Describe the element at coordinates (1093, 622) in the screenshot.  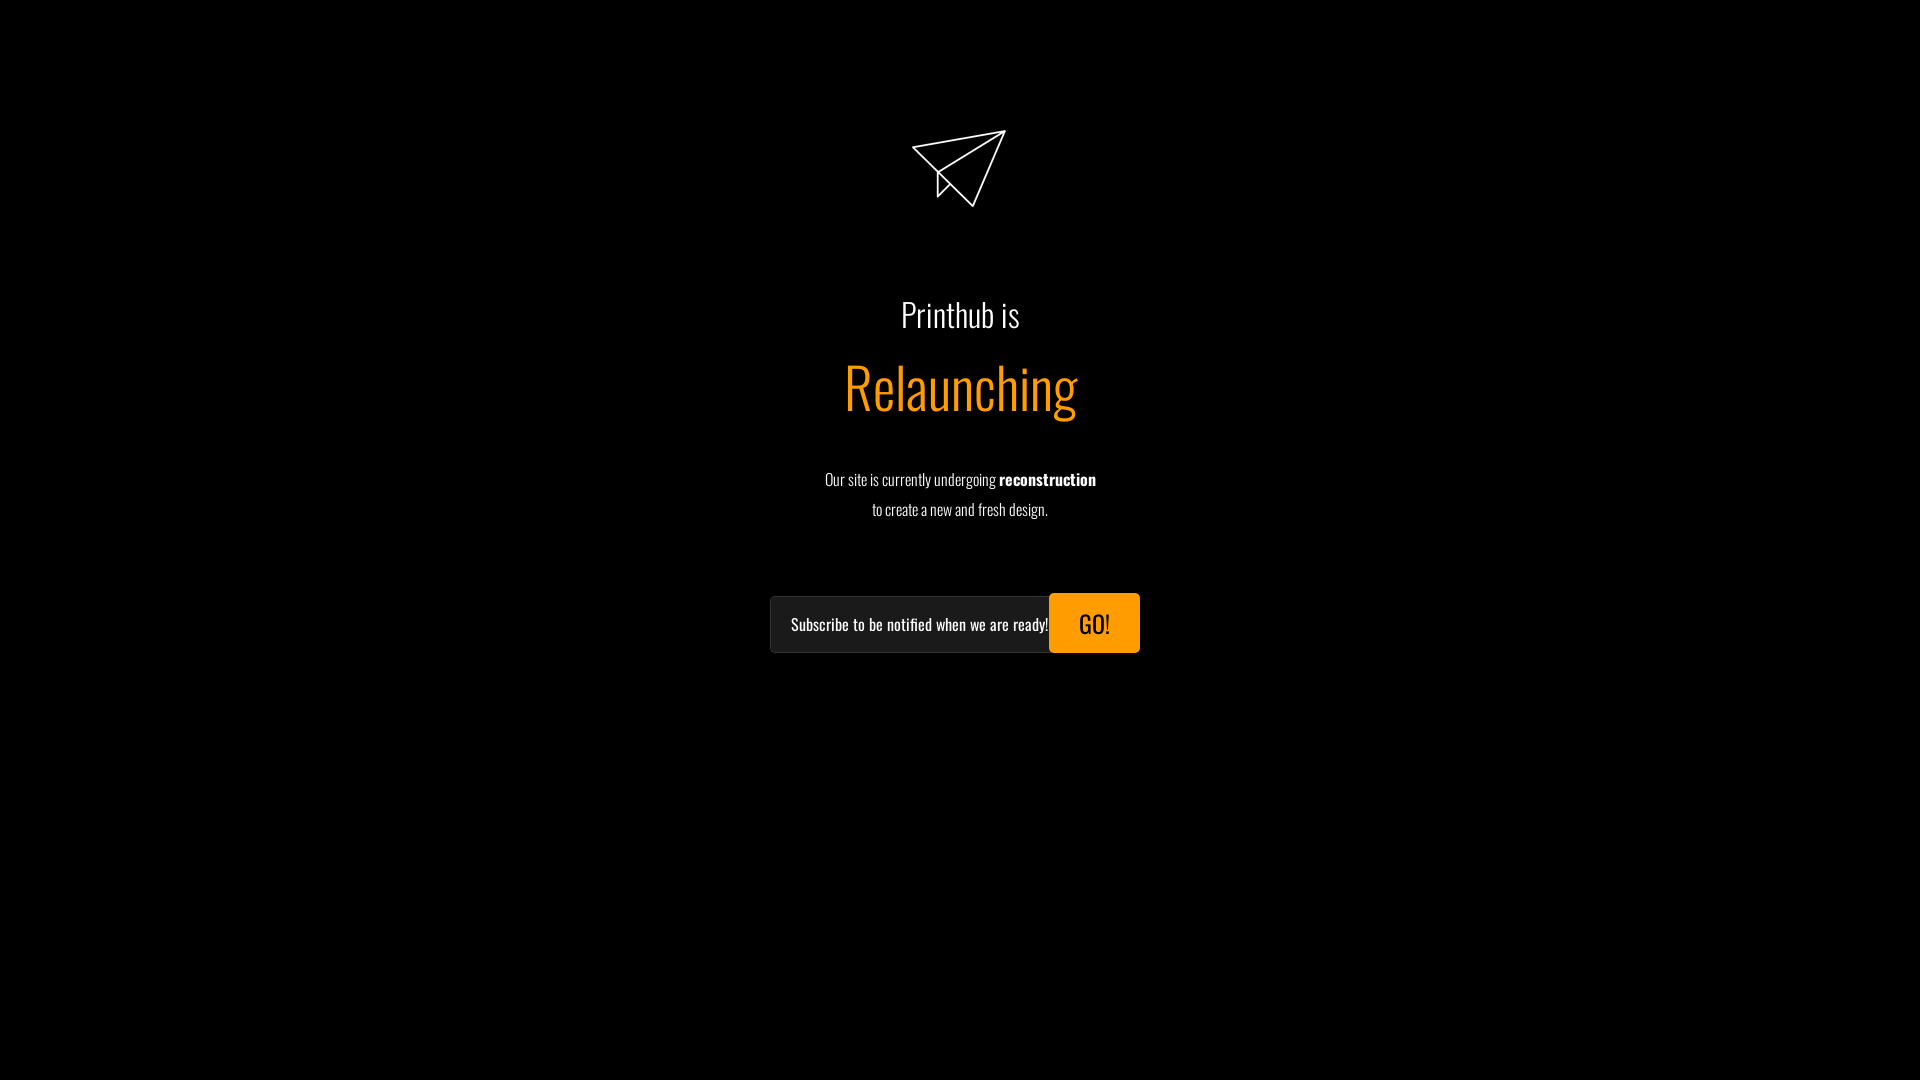
I see `'GO!'` at that location.